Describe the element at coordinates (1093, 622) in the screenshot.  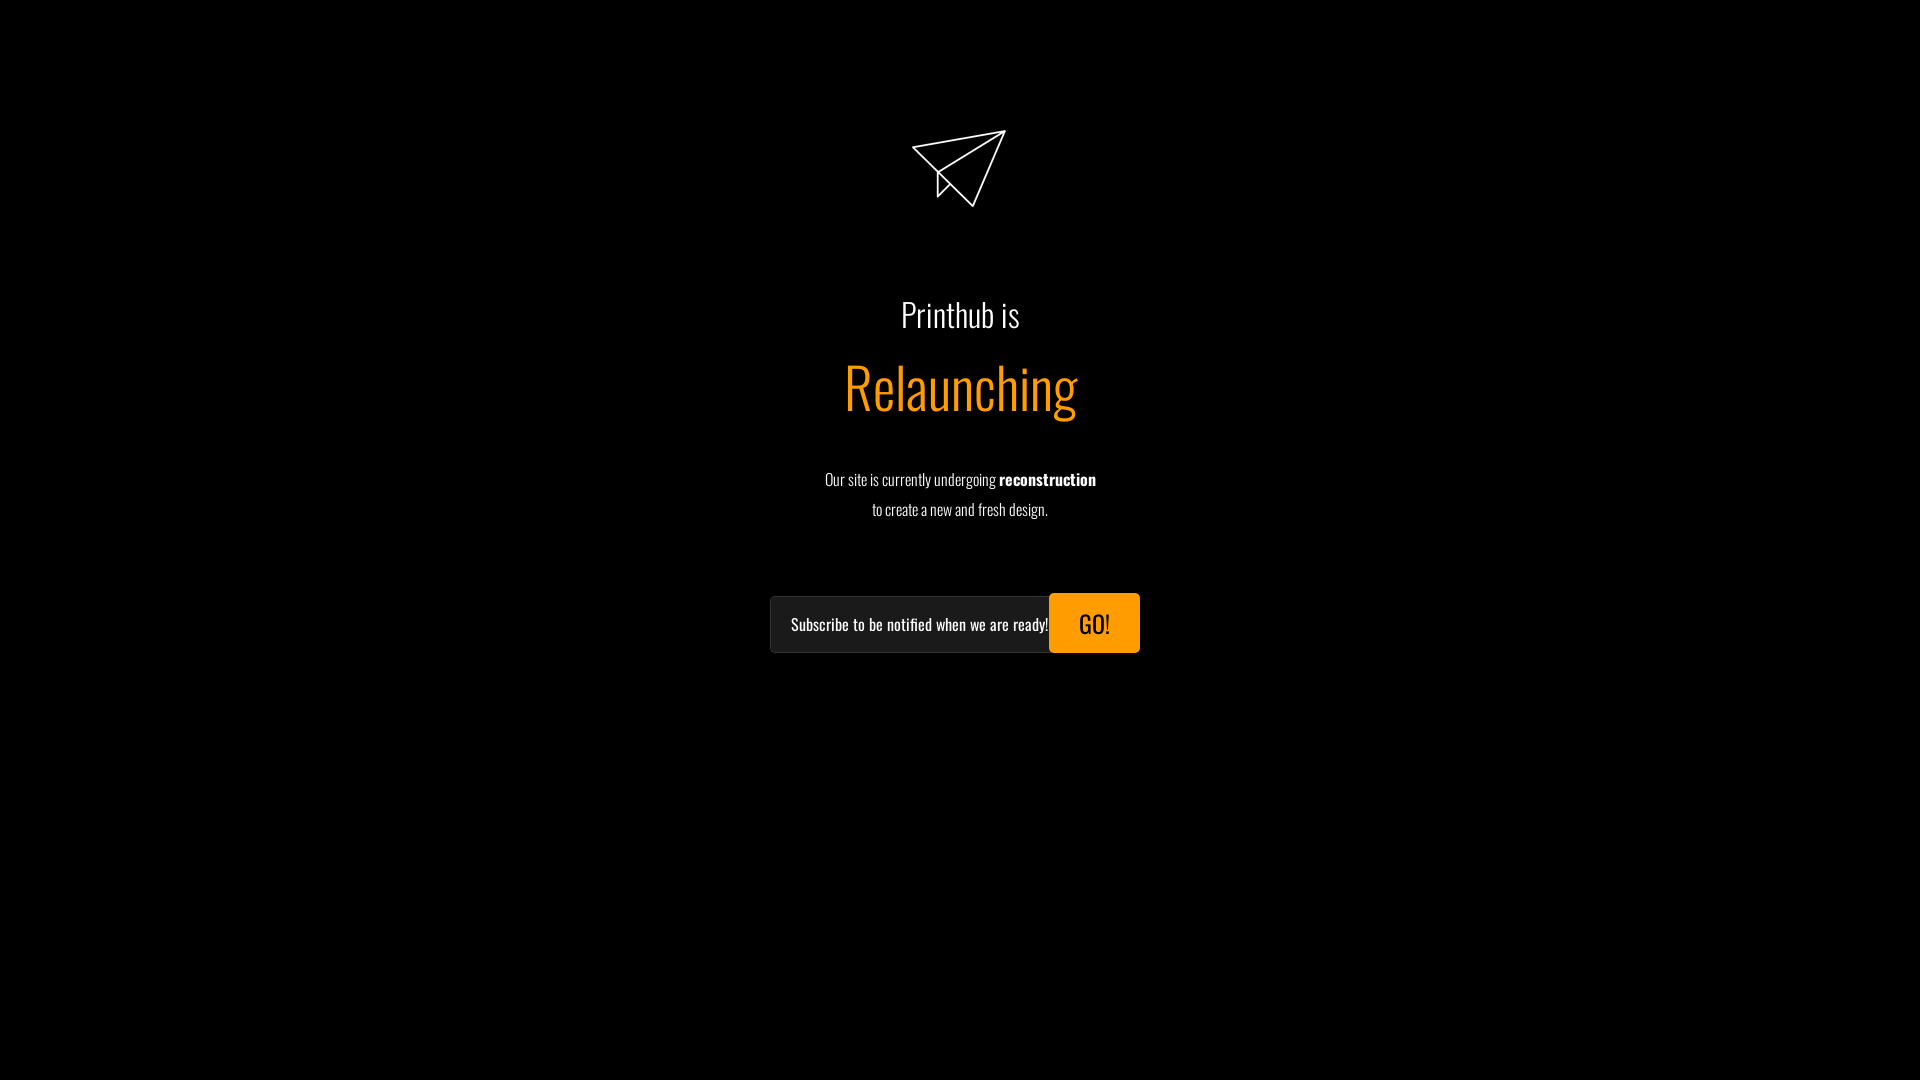
I see `'GO!'` at that location.